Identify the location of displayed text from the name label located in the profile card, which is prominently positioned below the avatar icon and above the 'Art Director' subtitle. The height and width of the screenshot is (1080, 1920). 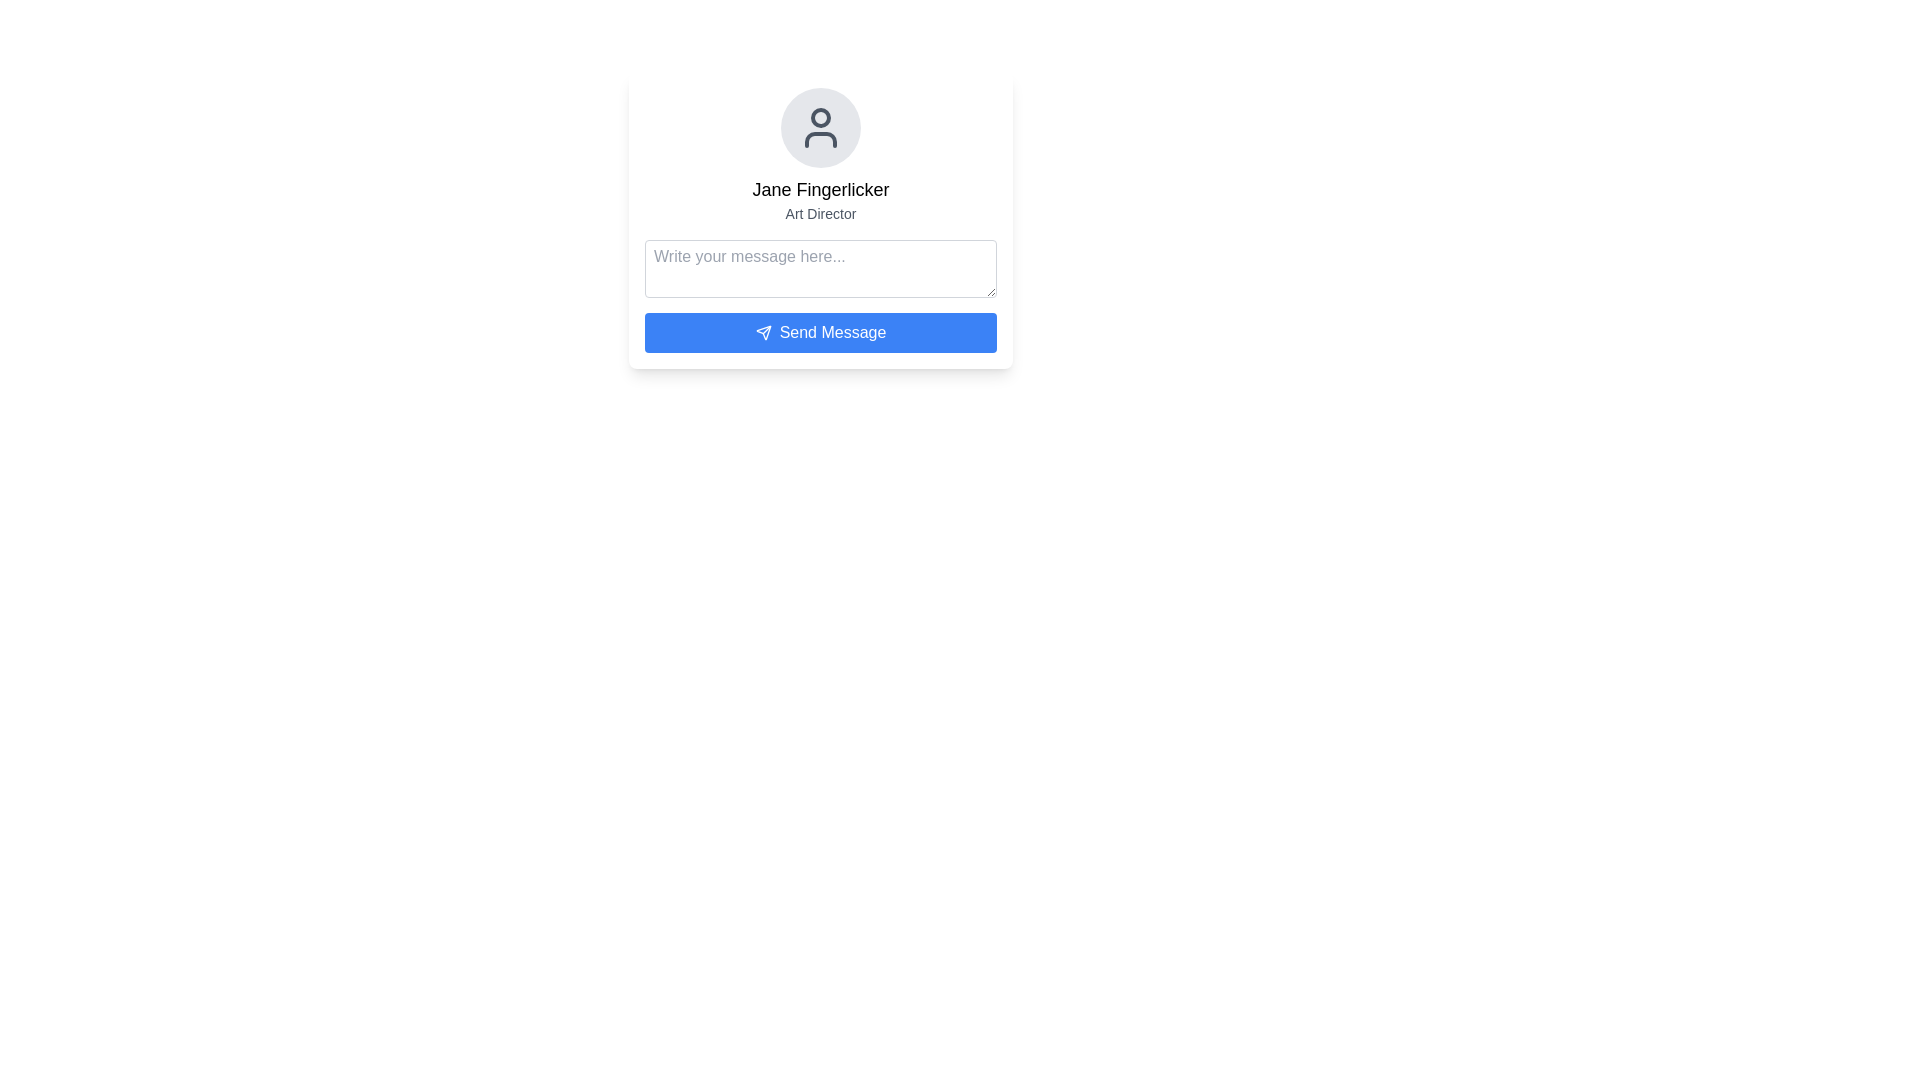
(820, 189).